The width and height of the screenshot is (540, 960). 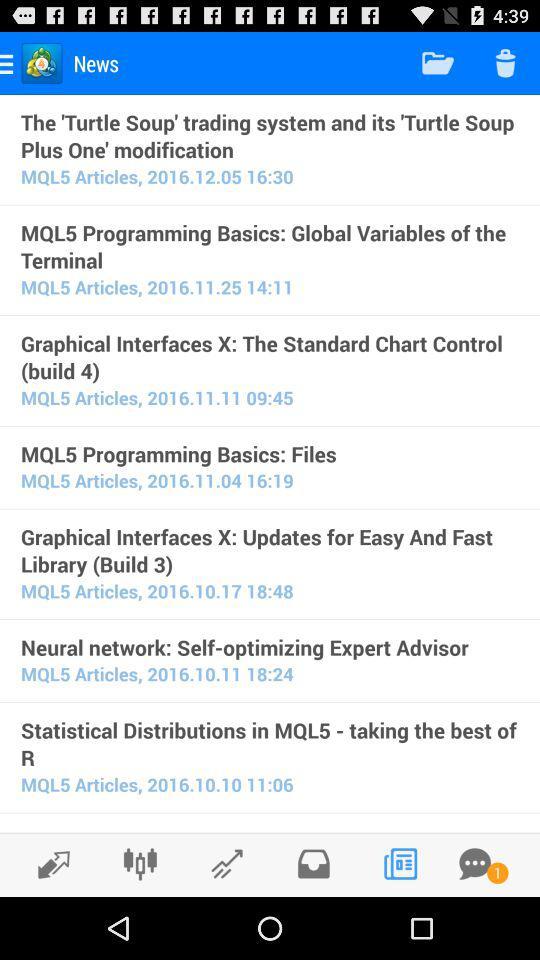 I want to click on comprehensive analysis, so click(x=139, y=863).